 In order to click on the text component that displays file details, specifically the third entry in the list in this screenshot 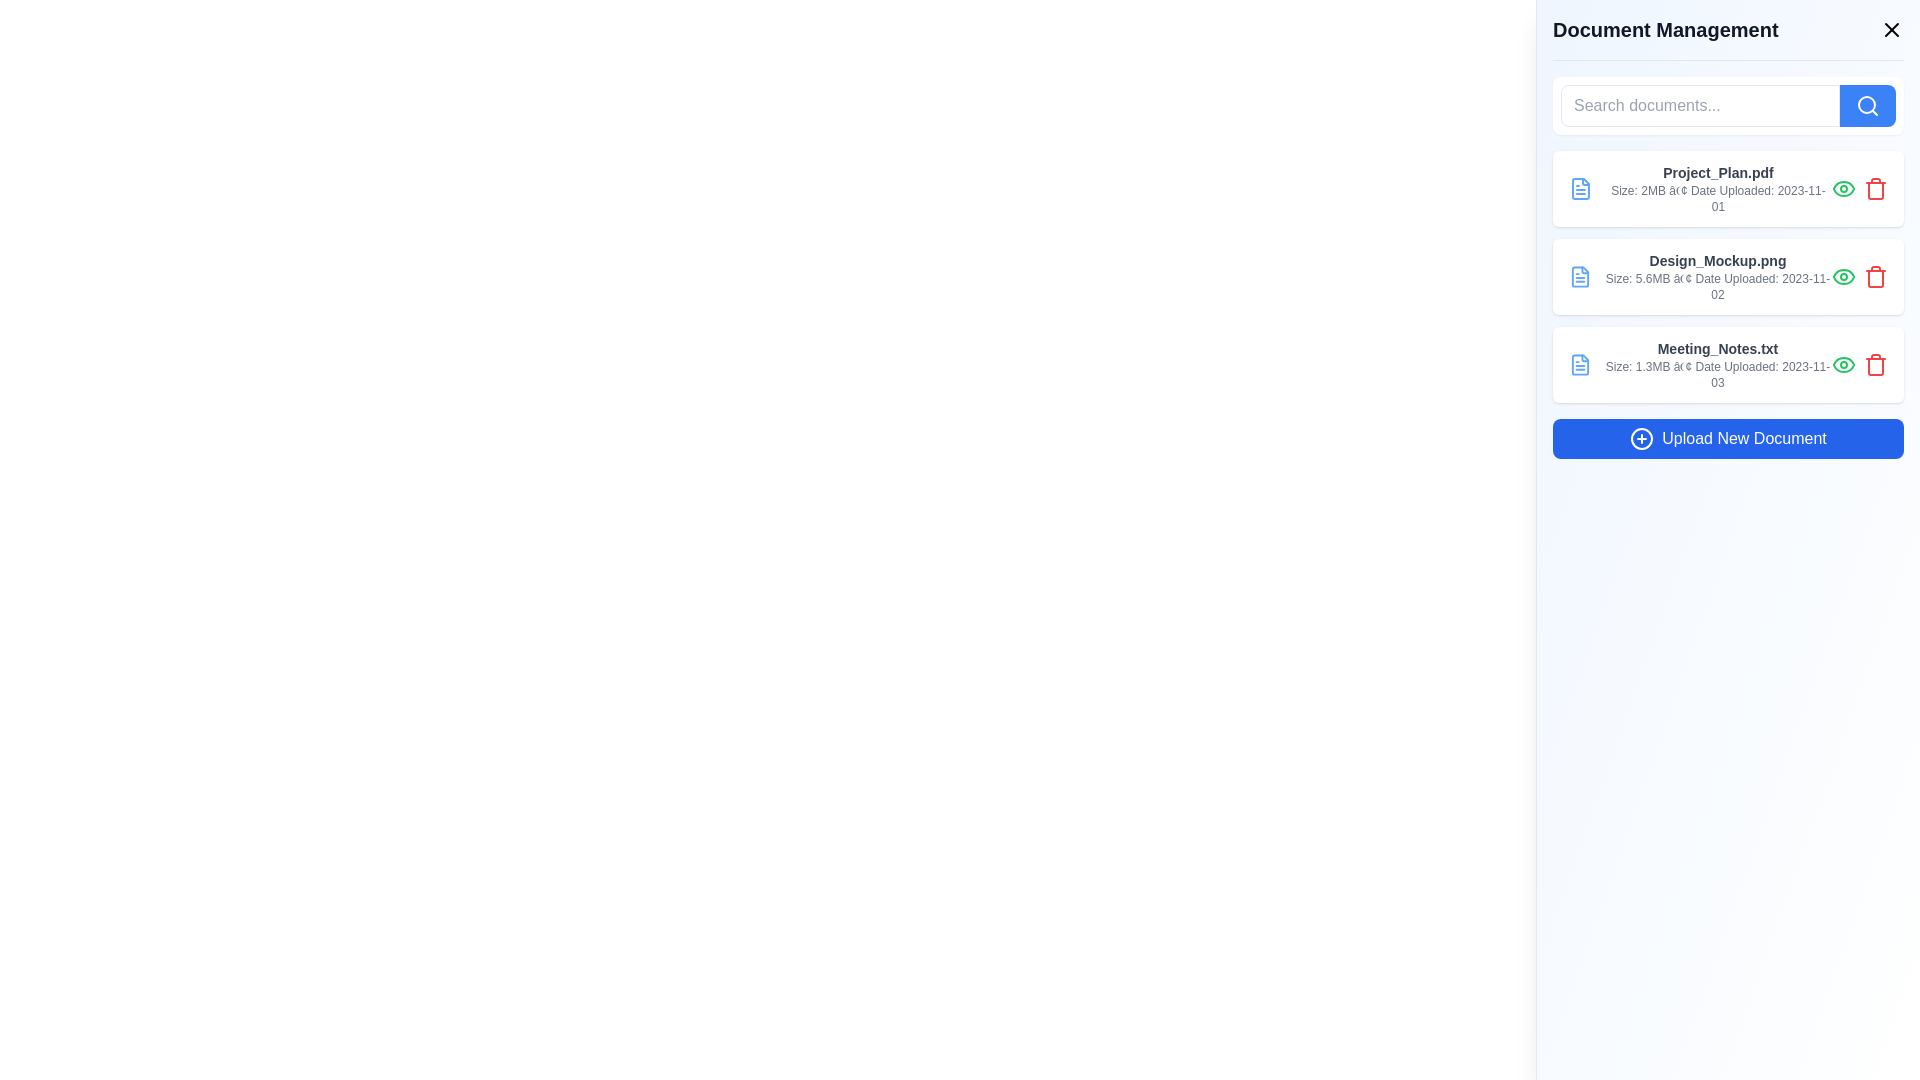, I will do `click(1717, 365)`.